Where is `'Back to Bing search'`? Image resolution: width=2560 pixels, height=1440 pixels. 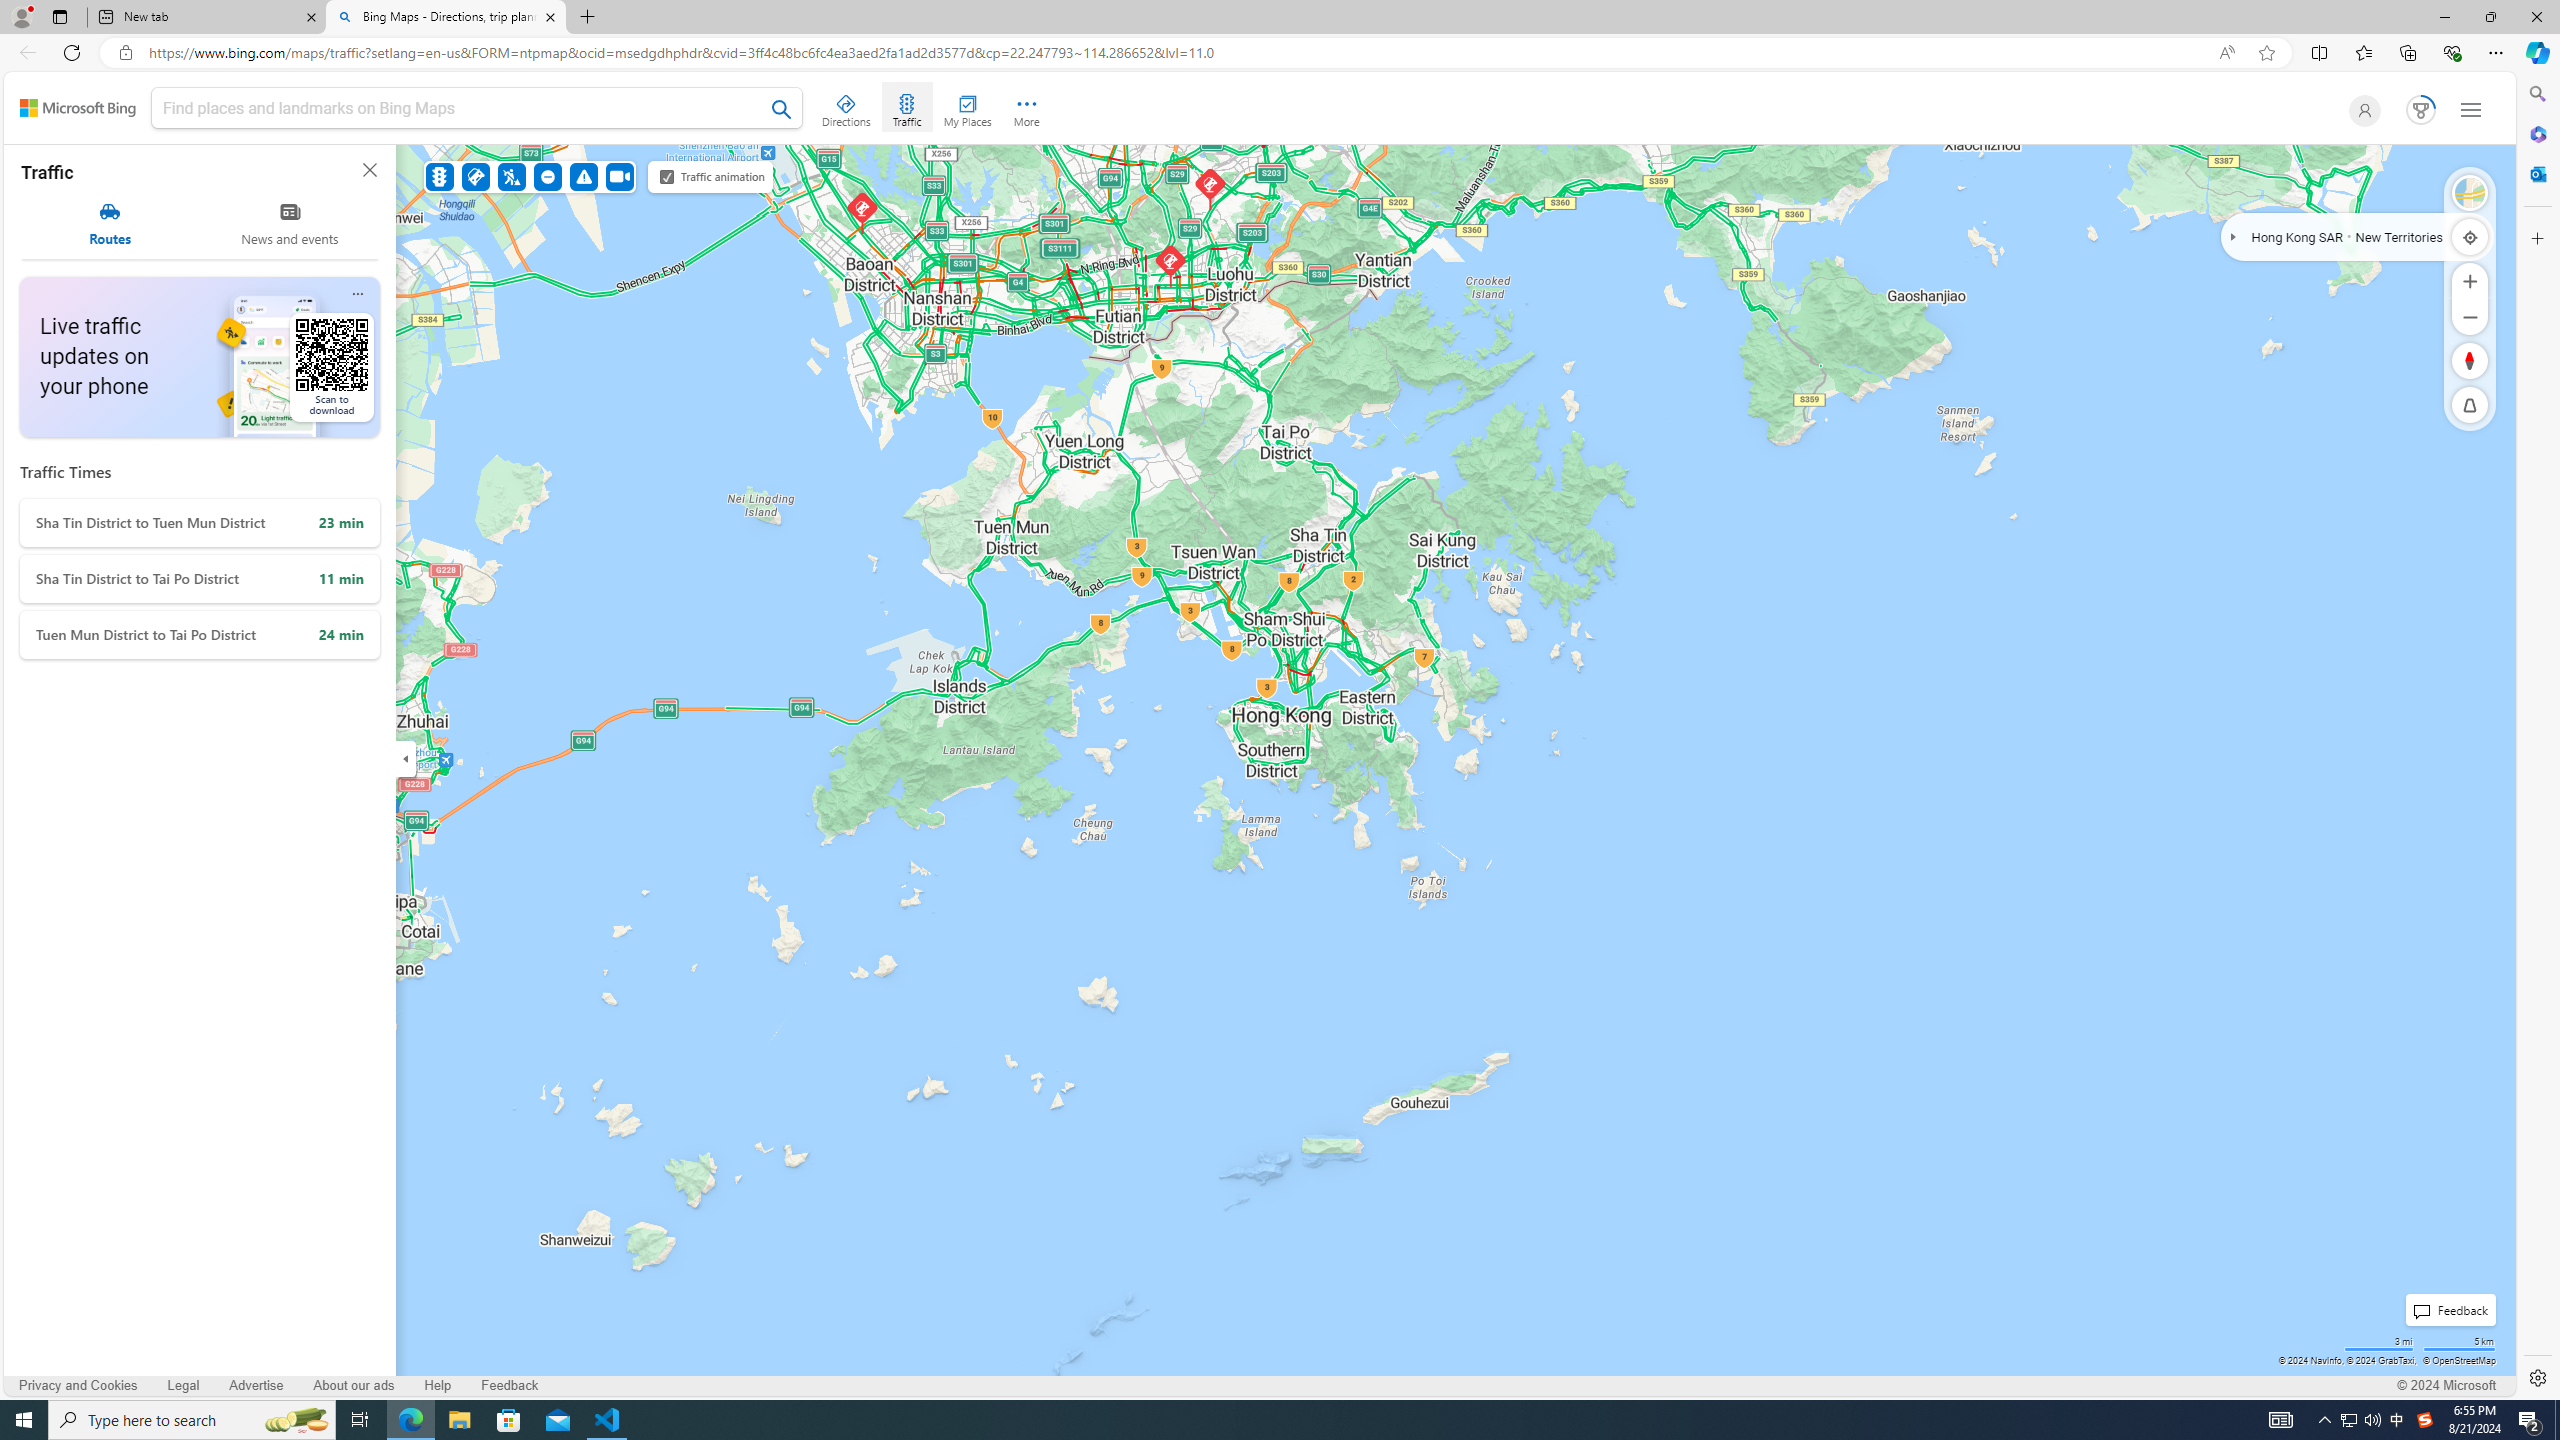
'Back to Bing search' is located at coordinates (77, 107).